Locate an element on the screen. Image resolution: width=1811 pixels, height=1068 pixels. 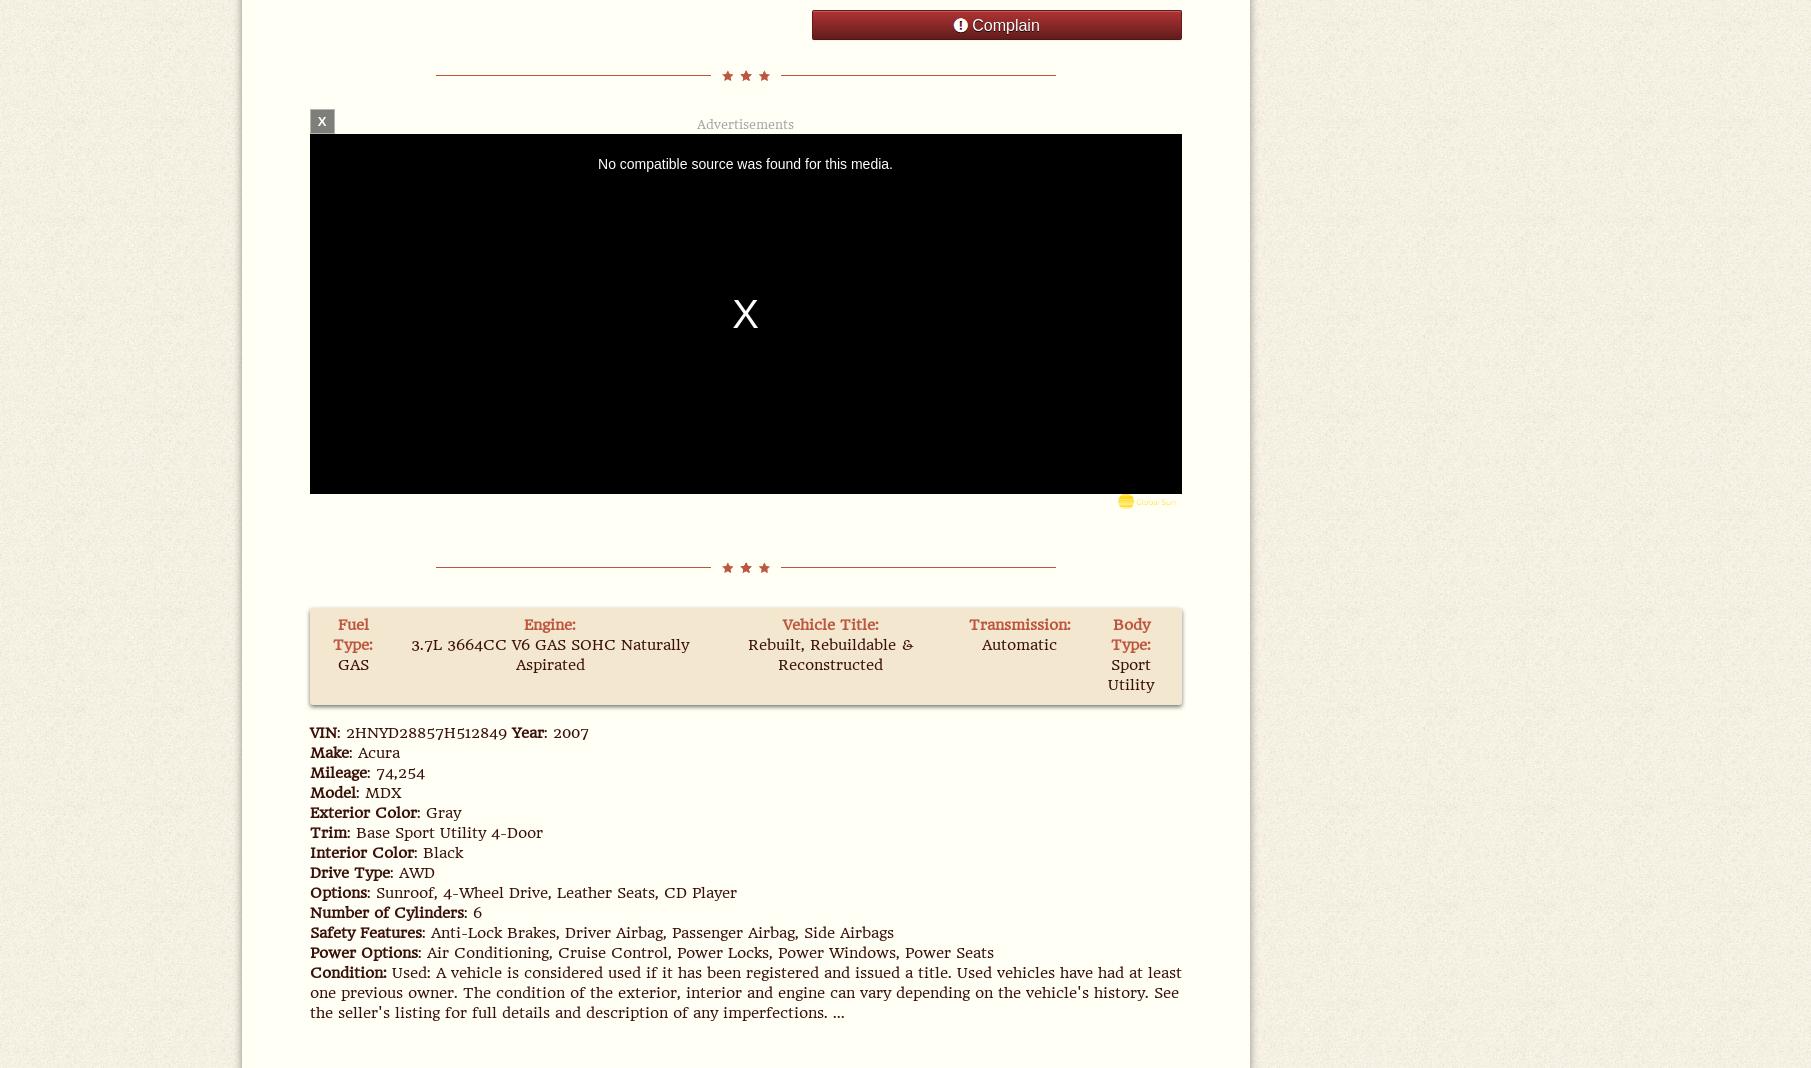
'Safety Features' is located at coordinates (363, 932).